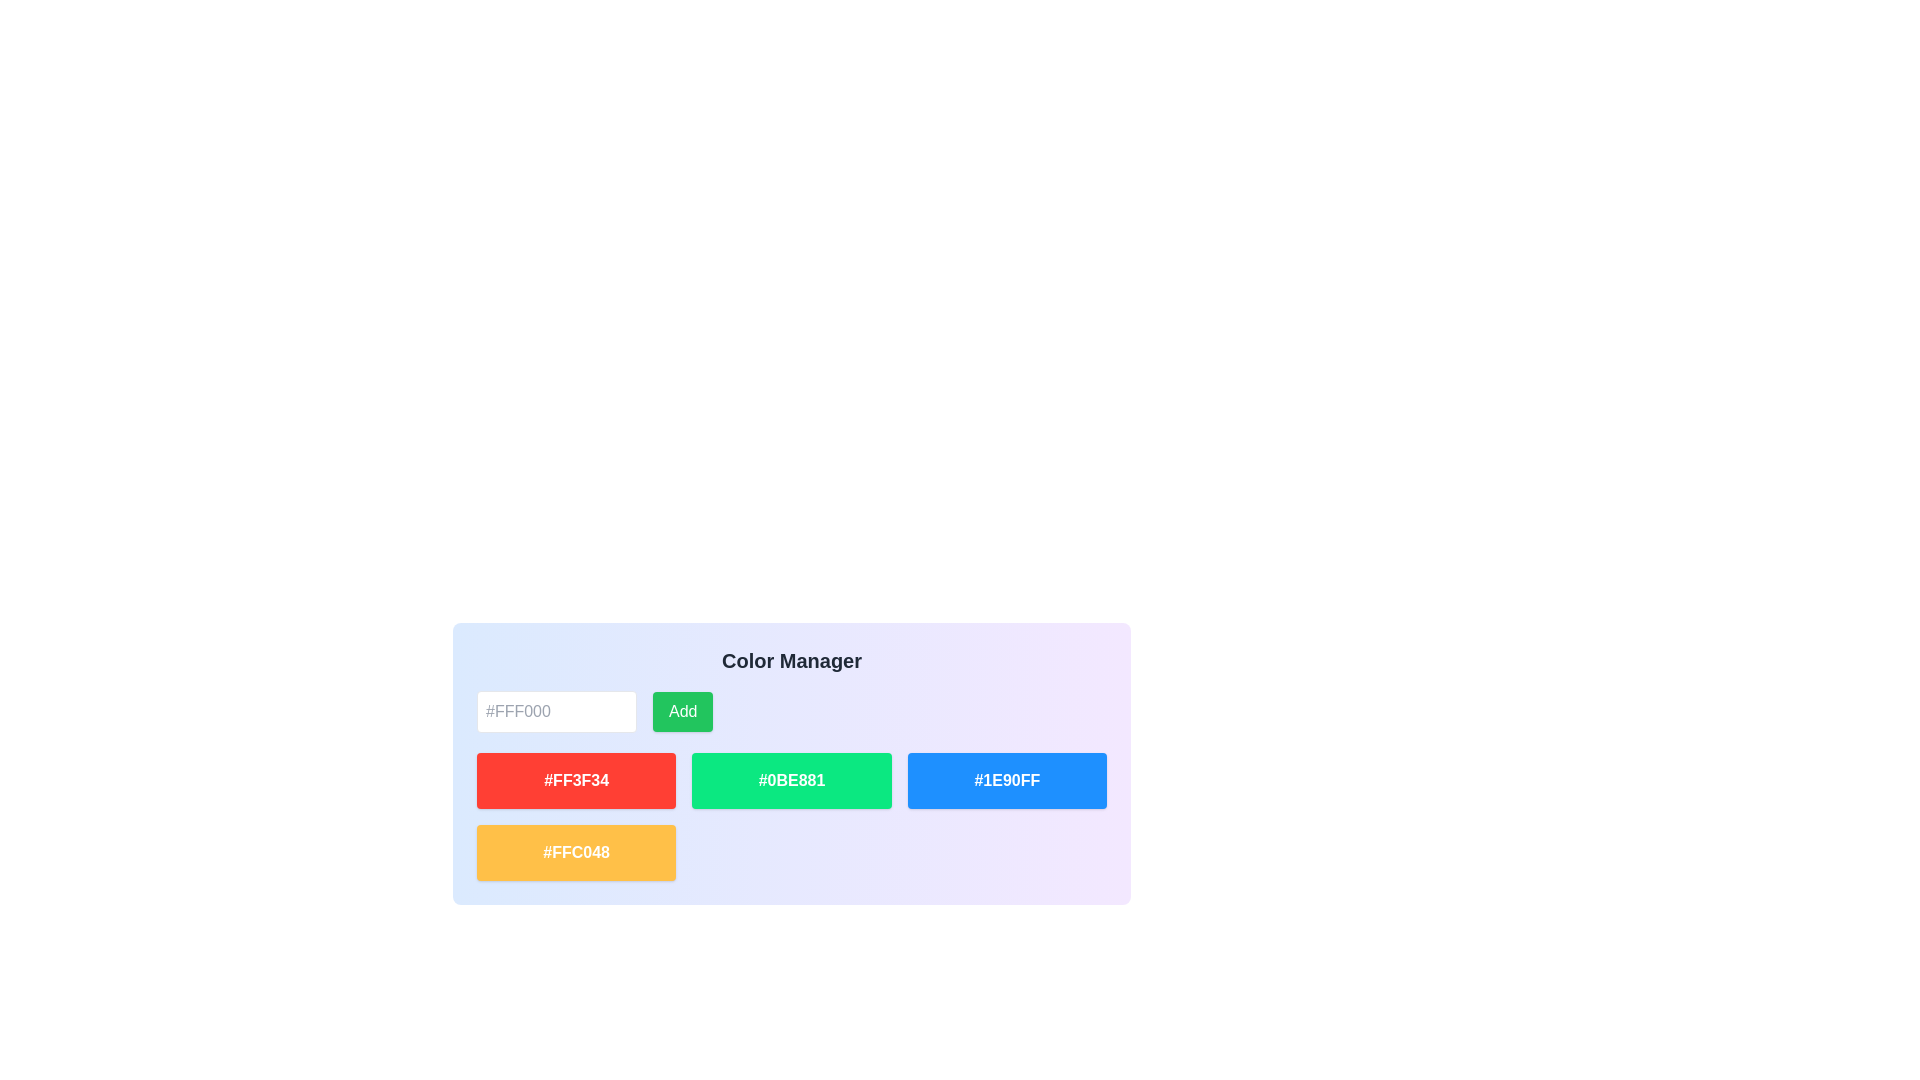 The width and height of the screenshot is (1920, 1080). What do you see at coordinates (791, 779) in the screenshot?
I see `the bright green button labeled '#0BE881', which is the second button in the middle of the second row in a grid layout` at bounding box center [791, 779].